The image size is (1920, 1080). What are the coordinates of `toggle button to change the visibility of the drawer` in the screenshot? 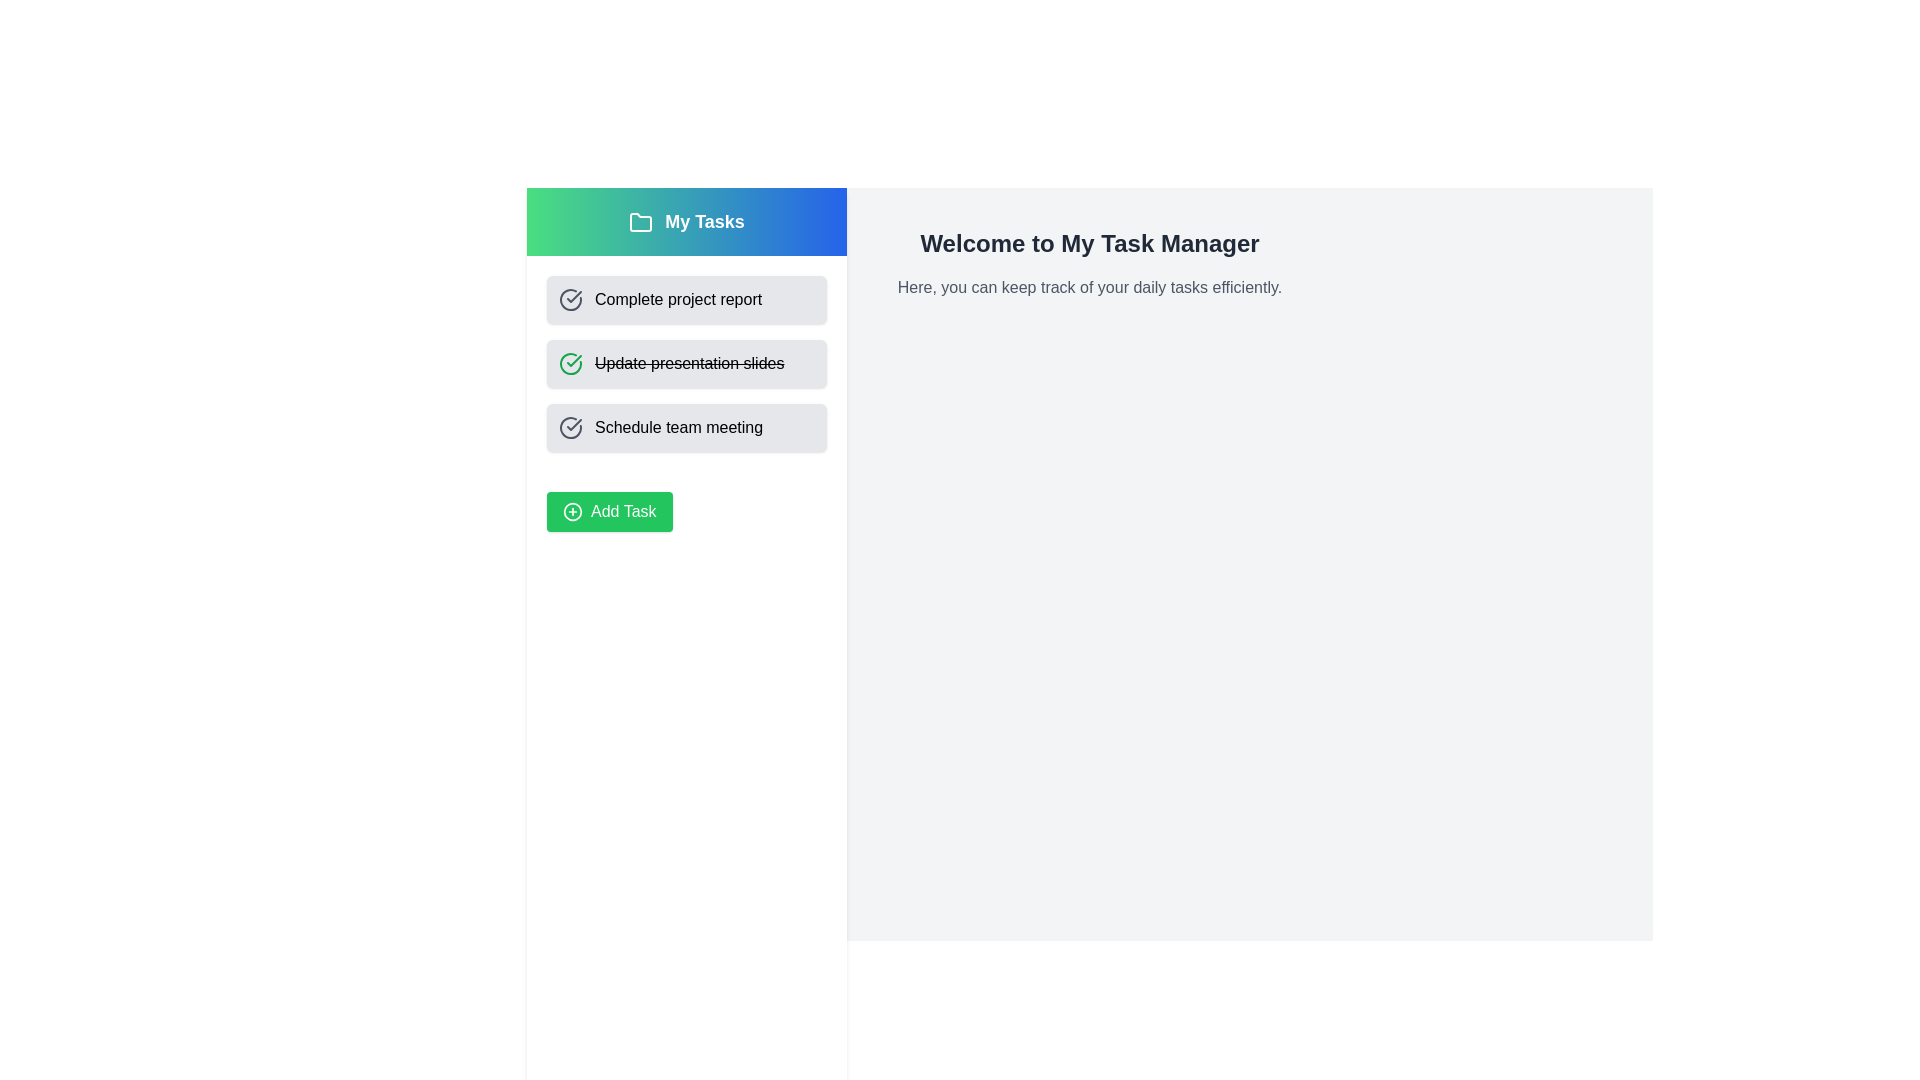 It's located at (570, 230).